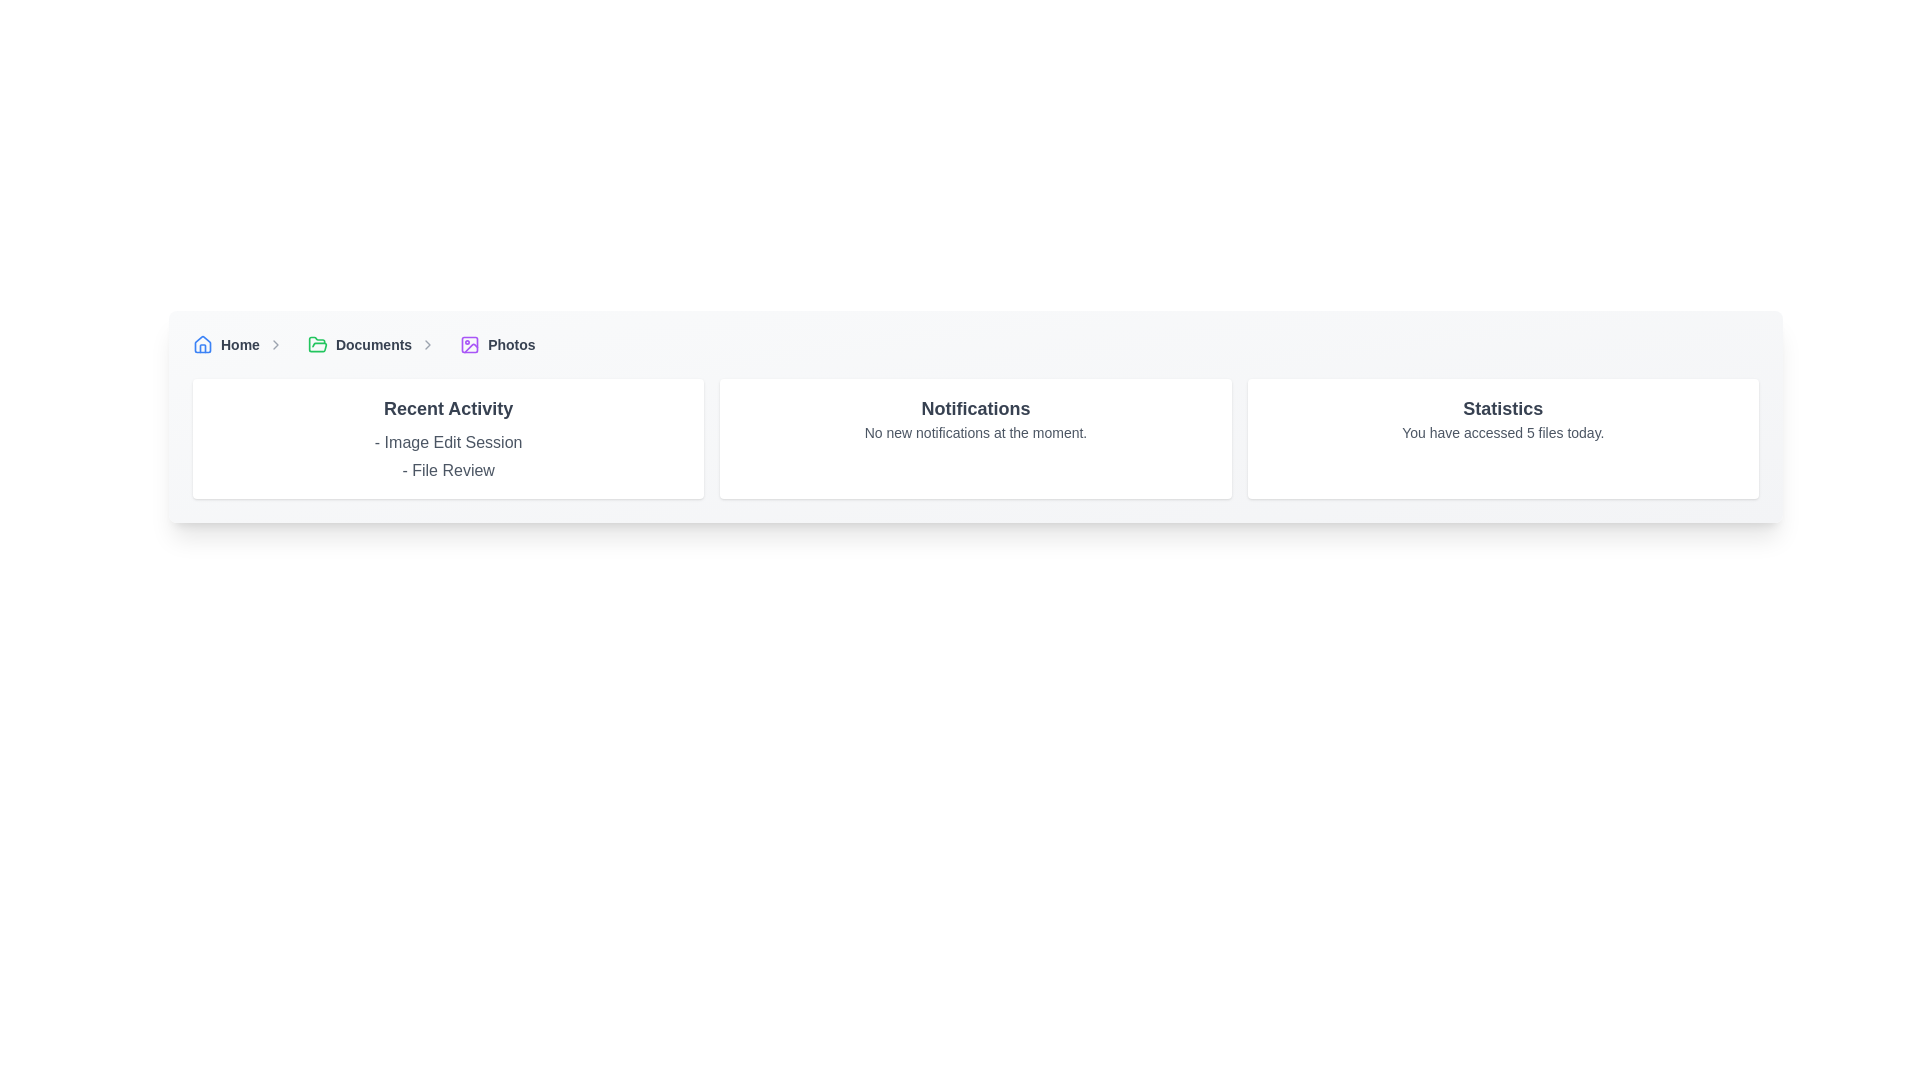 The image size is (1920, 1080). Describe the element at coordinates (360, 343) in the screenshot. I see `the 'Documents' hyperlink in the breadcrumb navigation bar, which is a green folder icon followed by dark gray text labeled 'Documents'` at that location.